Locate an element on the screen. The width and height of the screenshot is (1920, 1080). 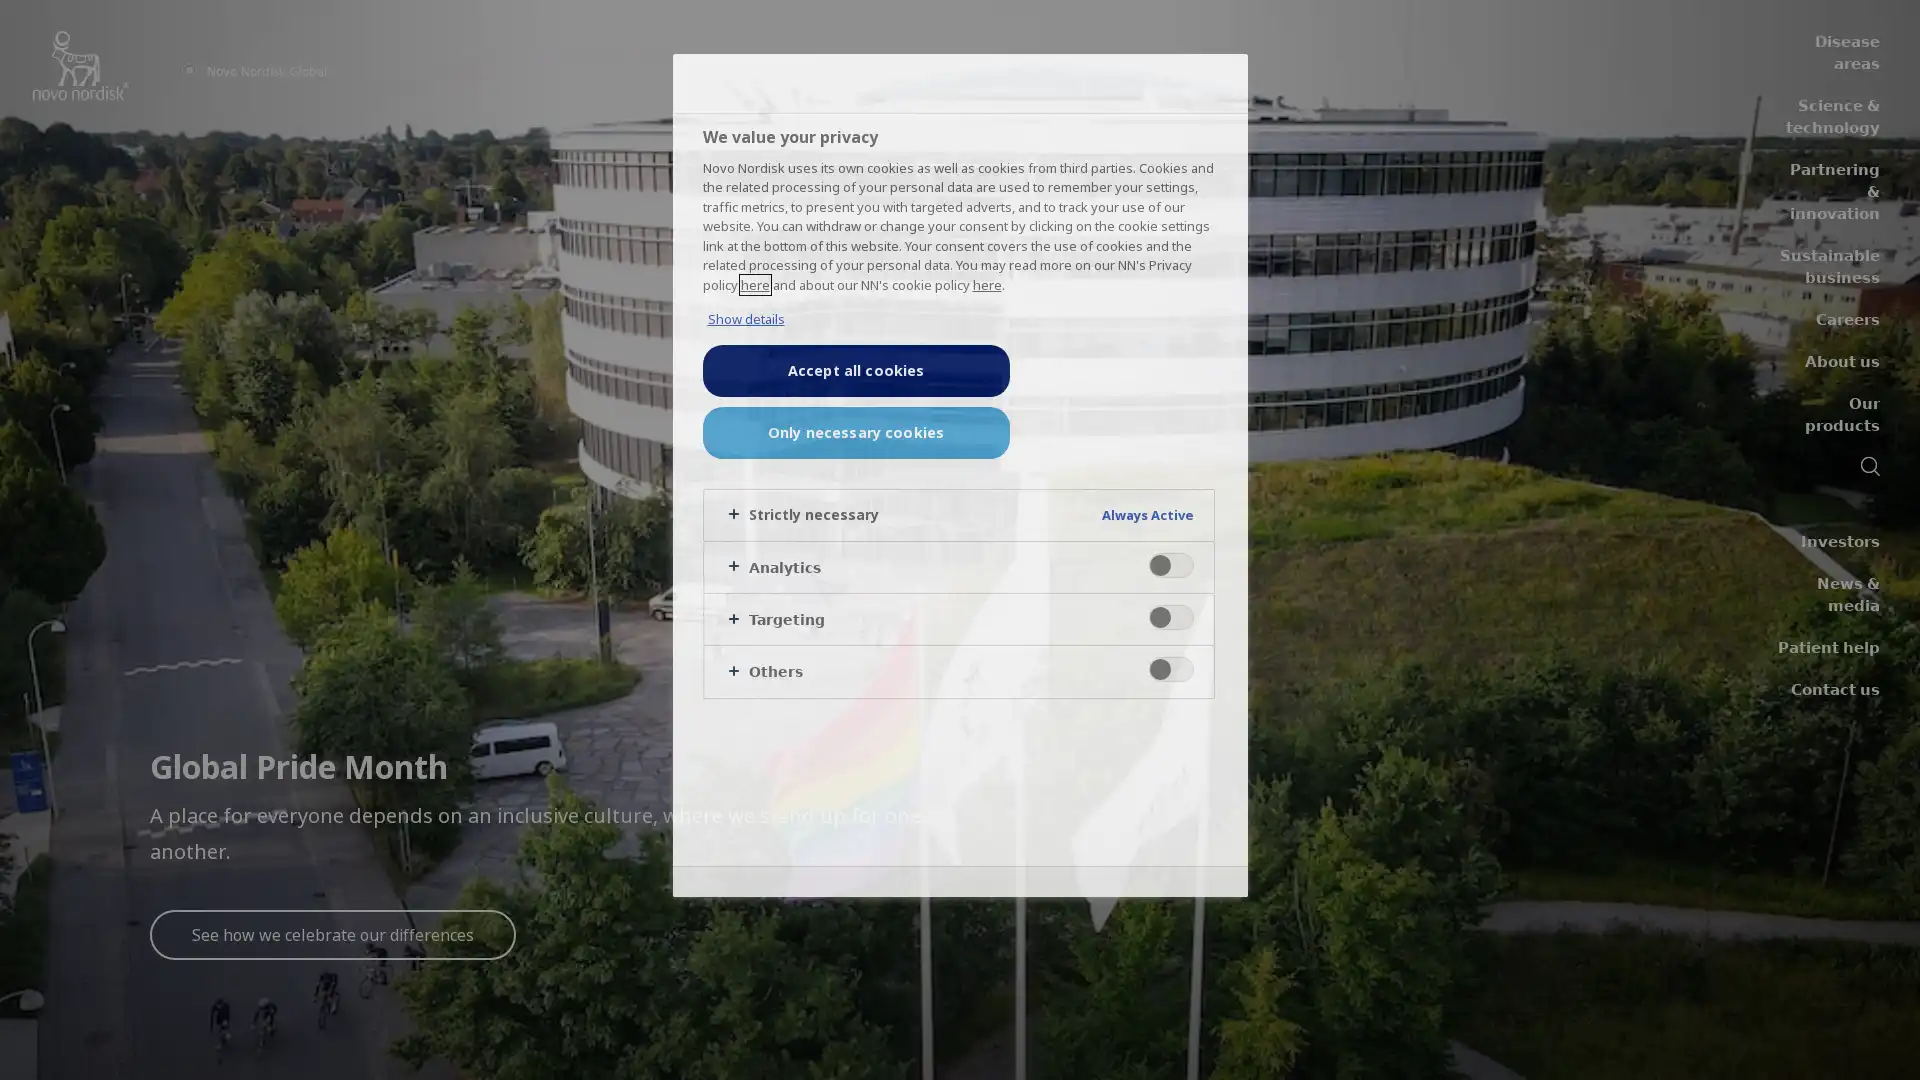
Search icon navigation is located at coordinates (1869, 400).